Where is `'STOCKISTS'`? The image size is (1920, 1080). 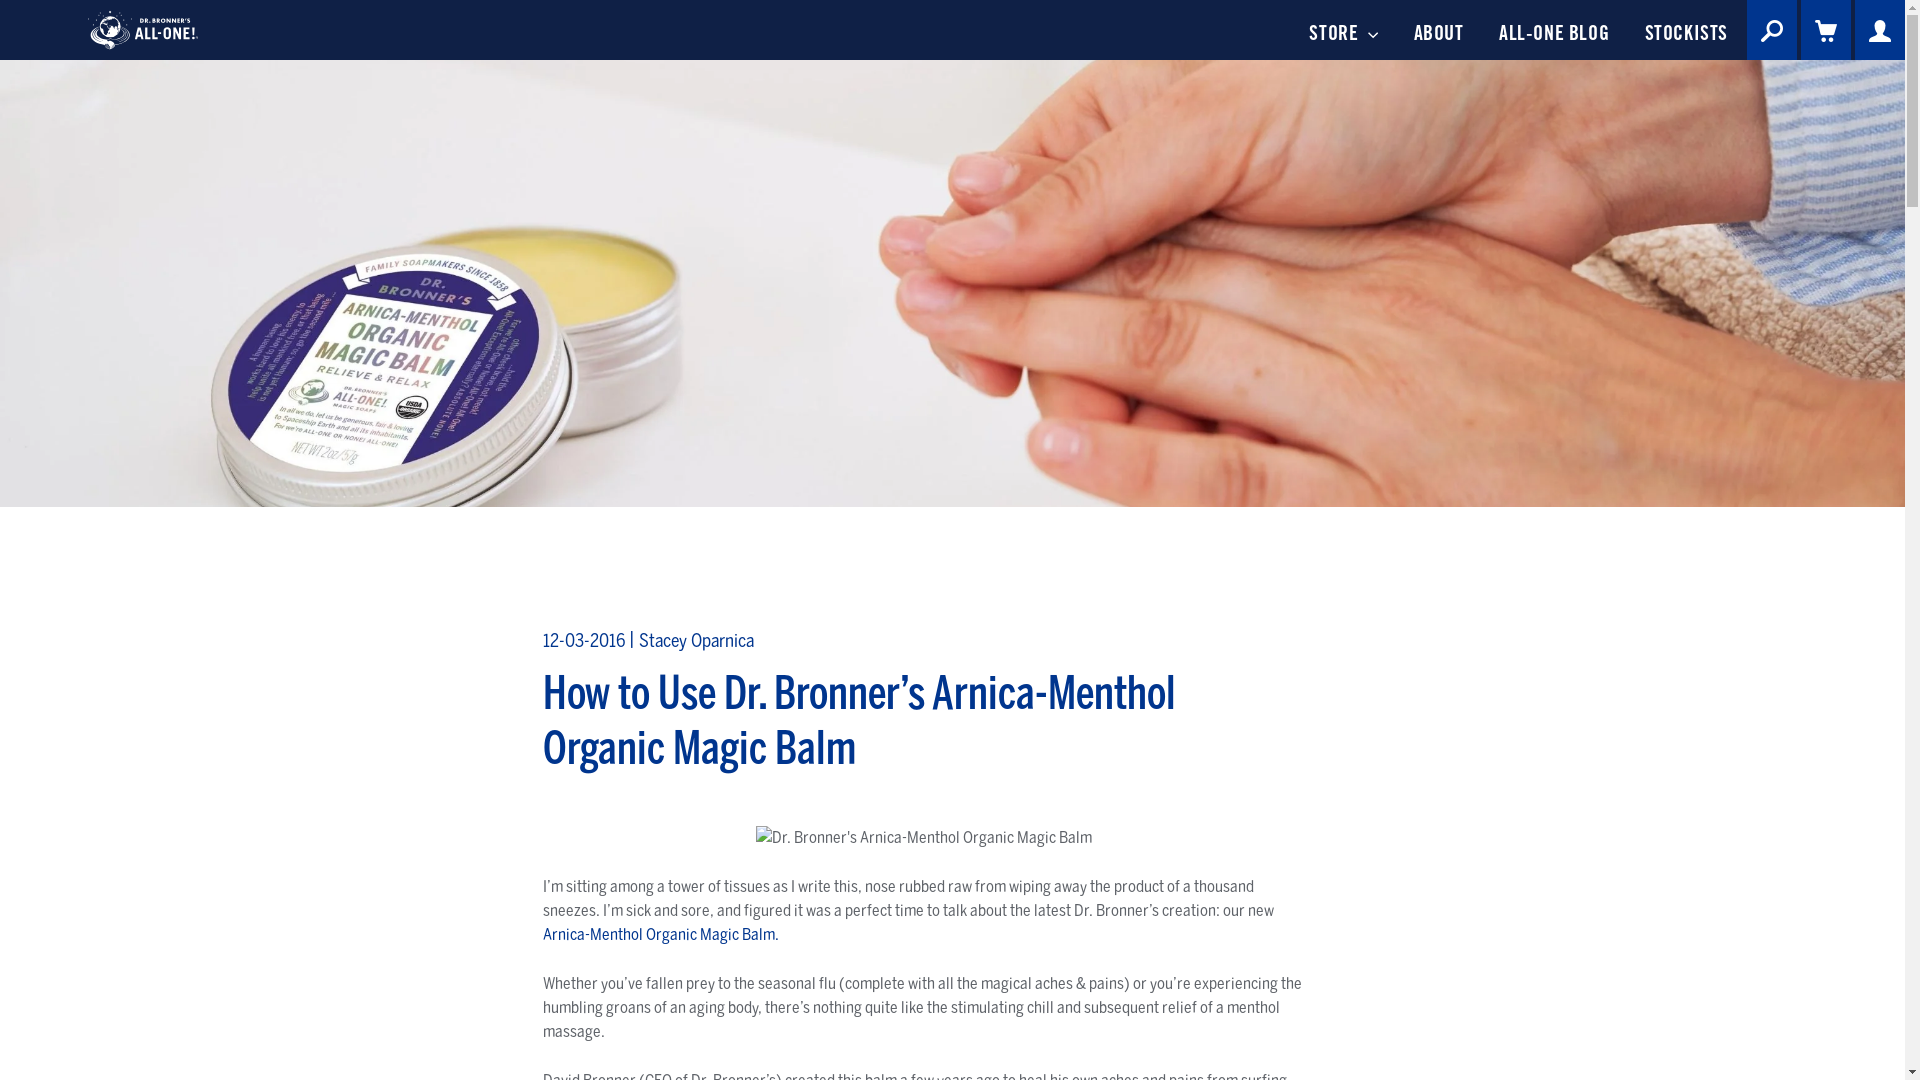
'STOCKISTS' is located at coordinates (1685, 30).